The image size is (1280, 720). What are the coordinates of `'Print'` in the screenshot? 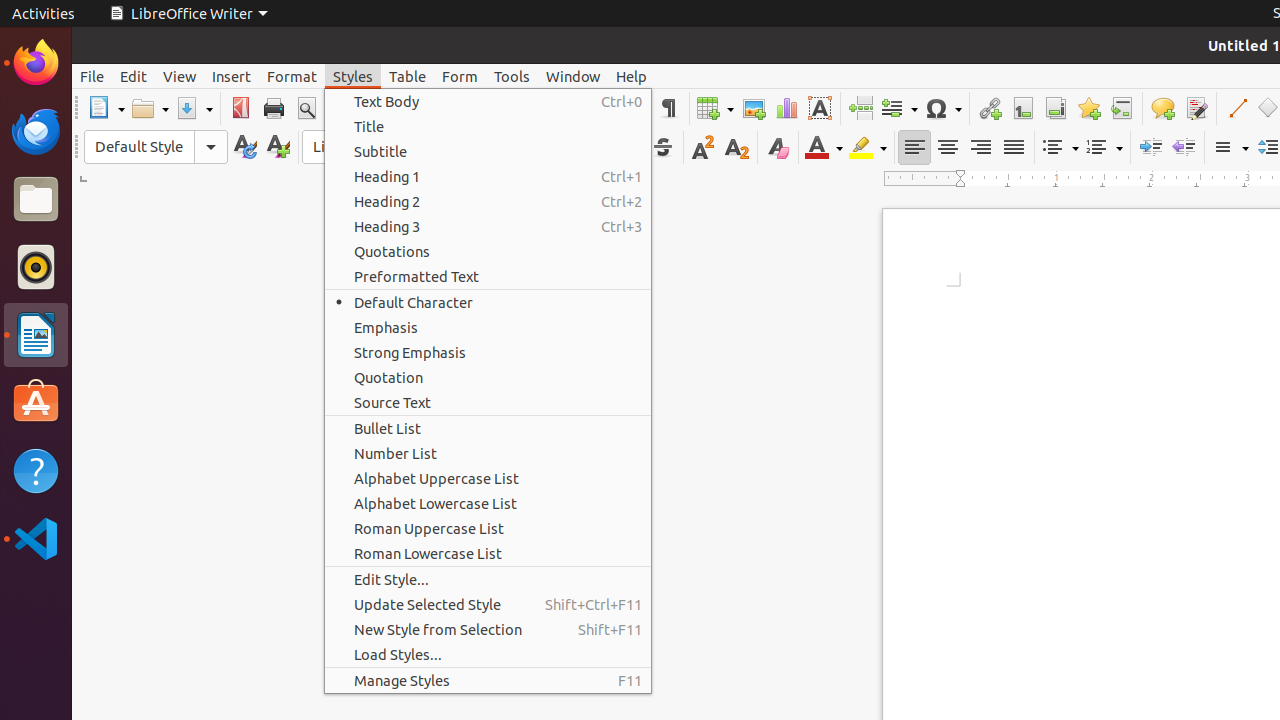 It's located at (272, 108).